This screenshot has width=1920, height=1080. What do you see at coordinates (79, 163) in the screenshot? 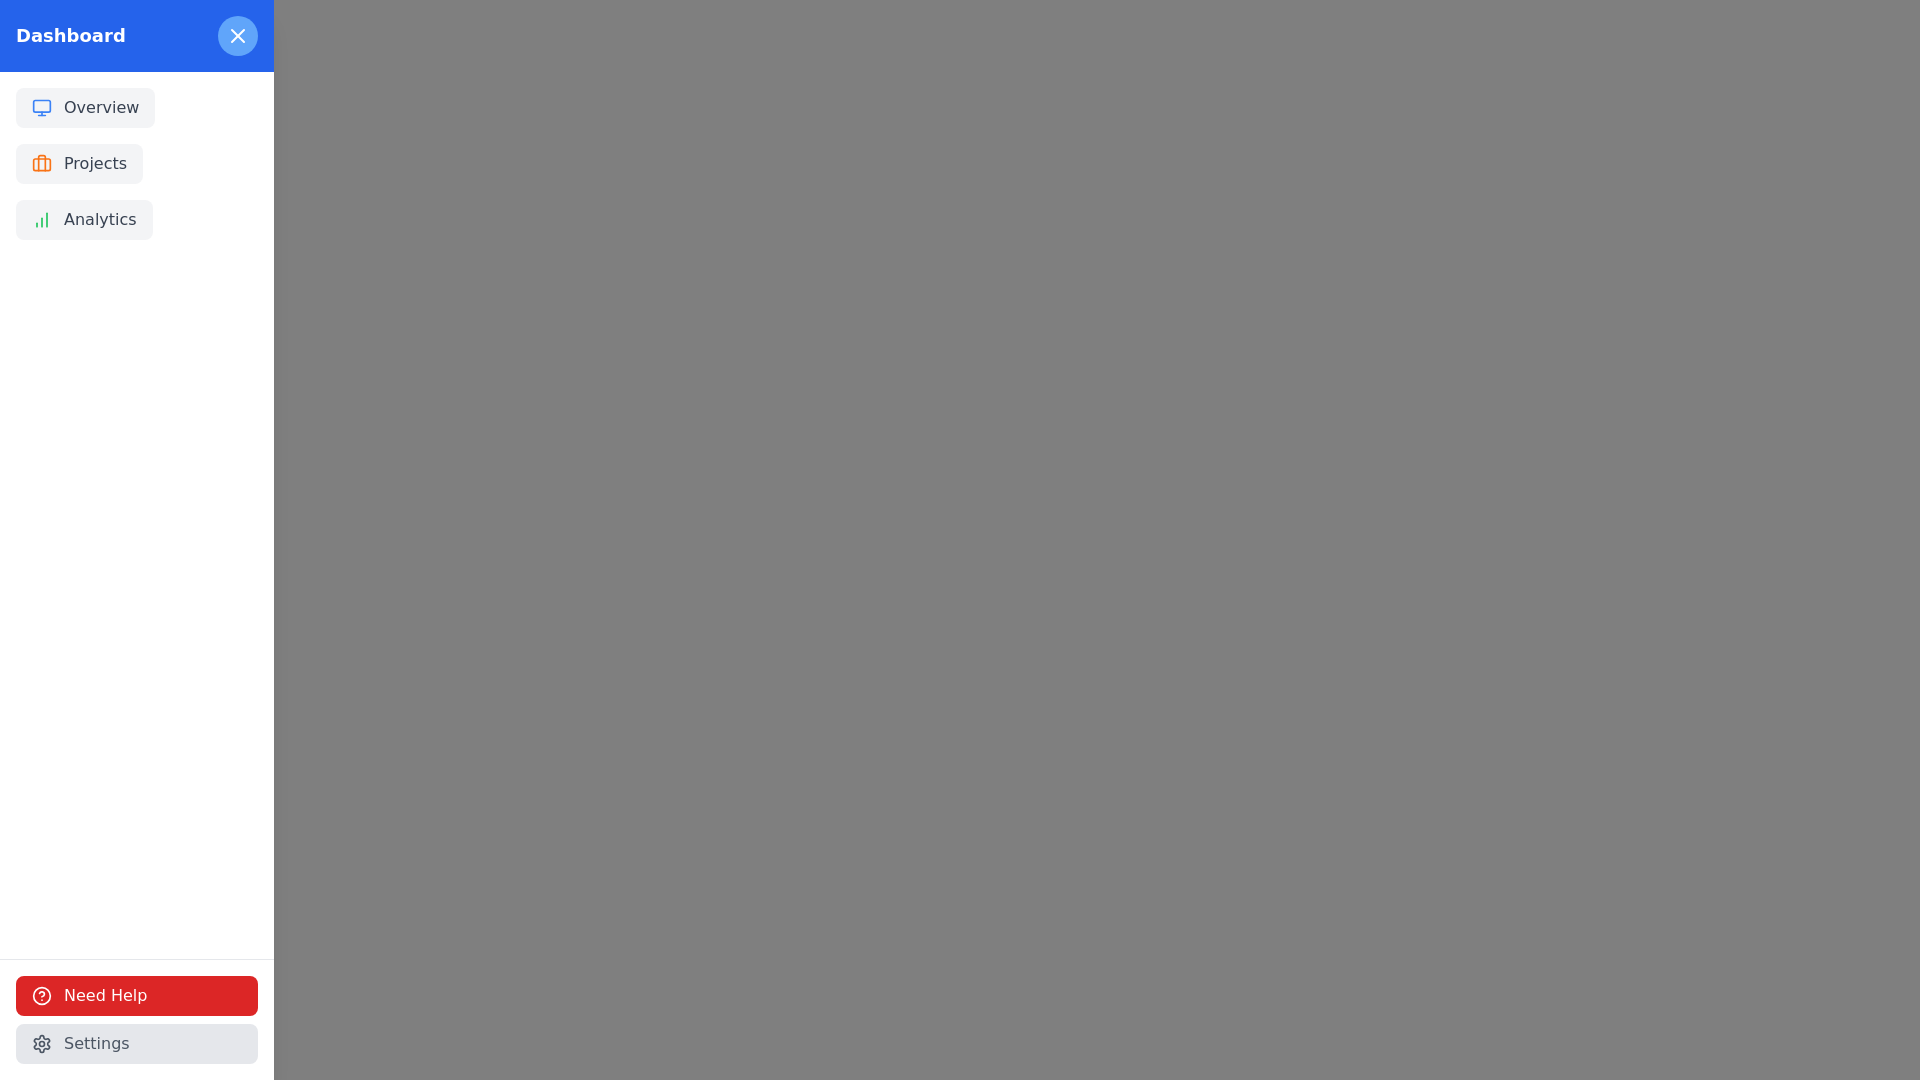
I see `the second button in the vertical list, located below the 'Overview' button and above the 'Analytics' button` at bounding box center [79, 163].